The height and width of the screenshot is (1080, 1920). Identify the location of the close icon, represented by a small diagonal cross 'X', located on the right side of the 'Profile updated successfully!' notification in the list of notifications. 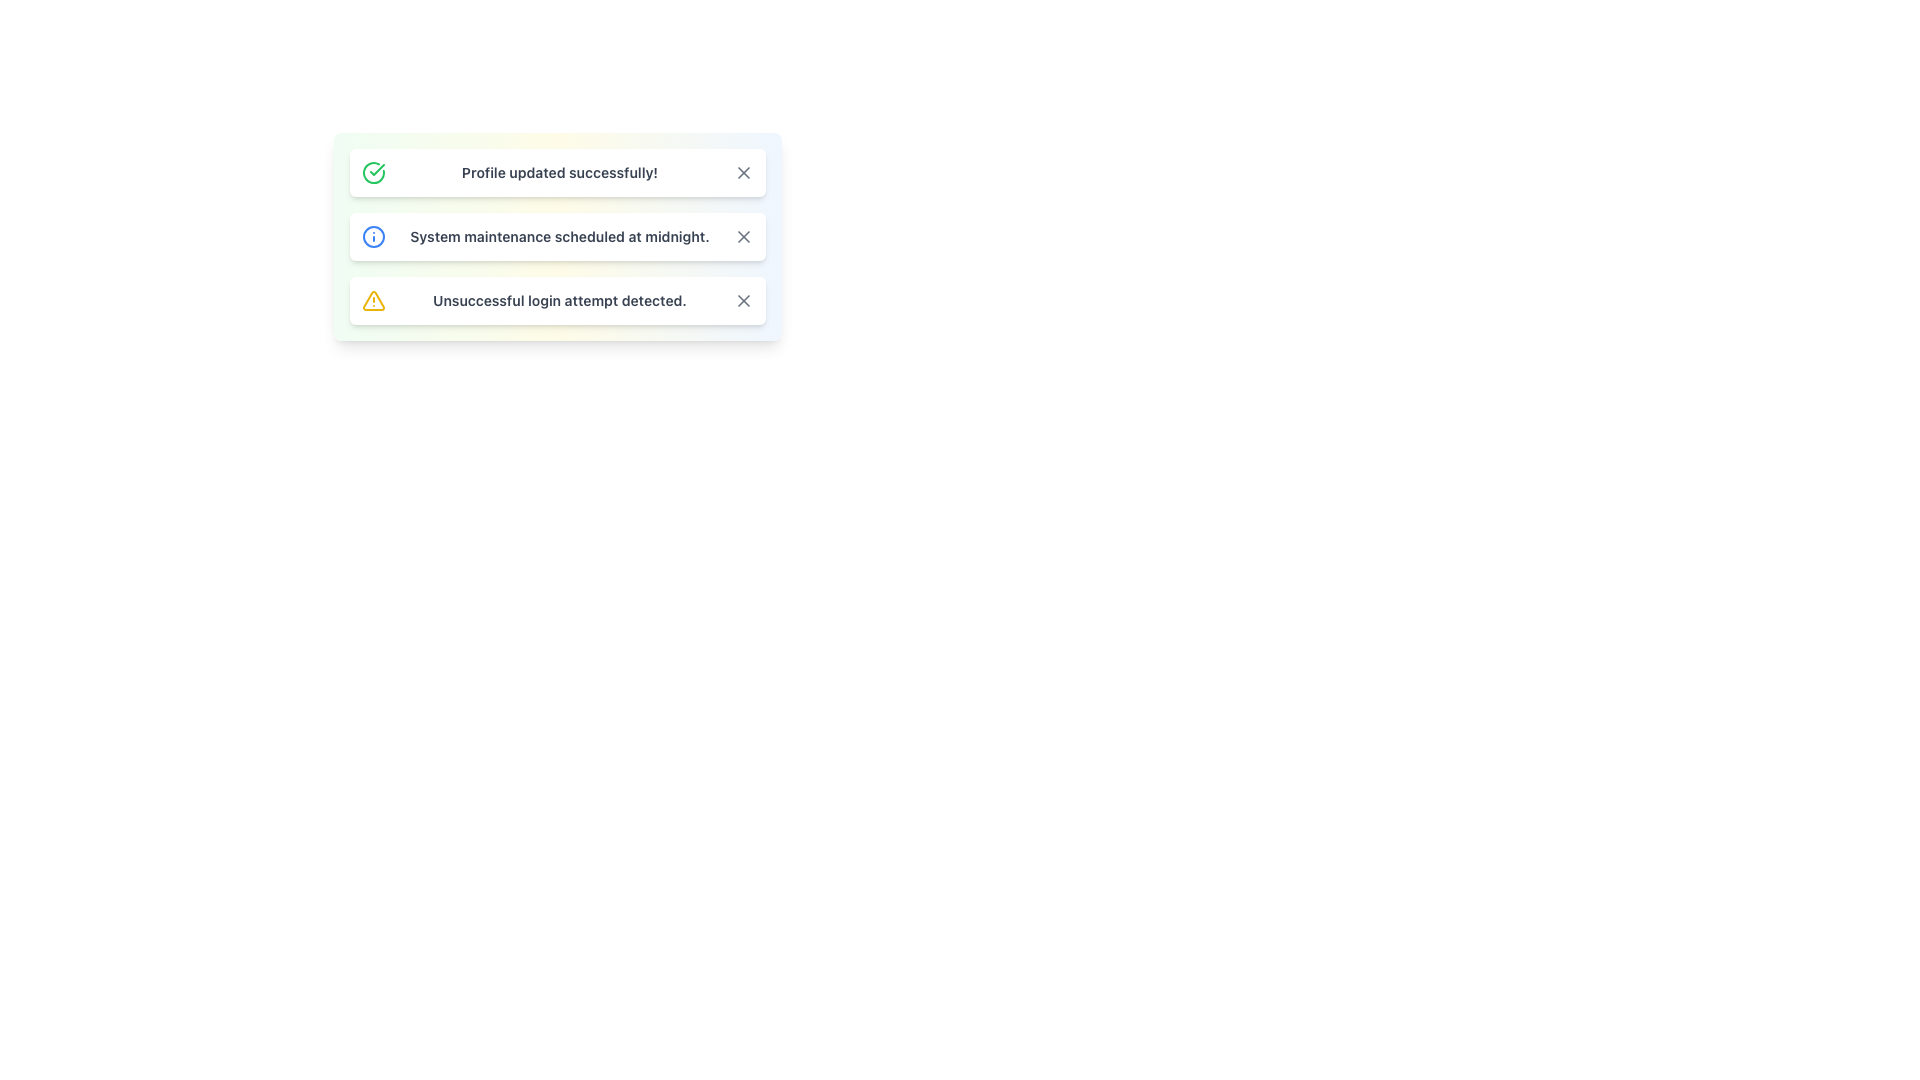
(743, 172).